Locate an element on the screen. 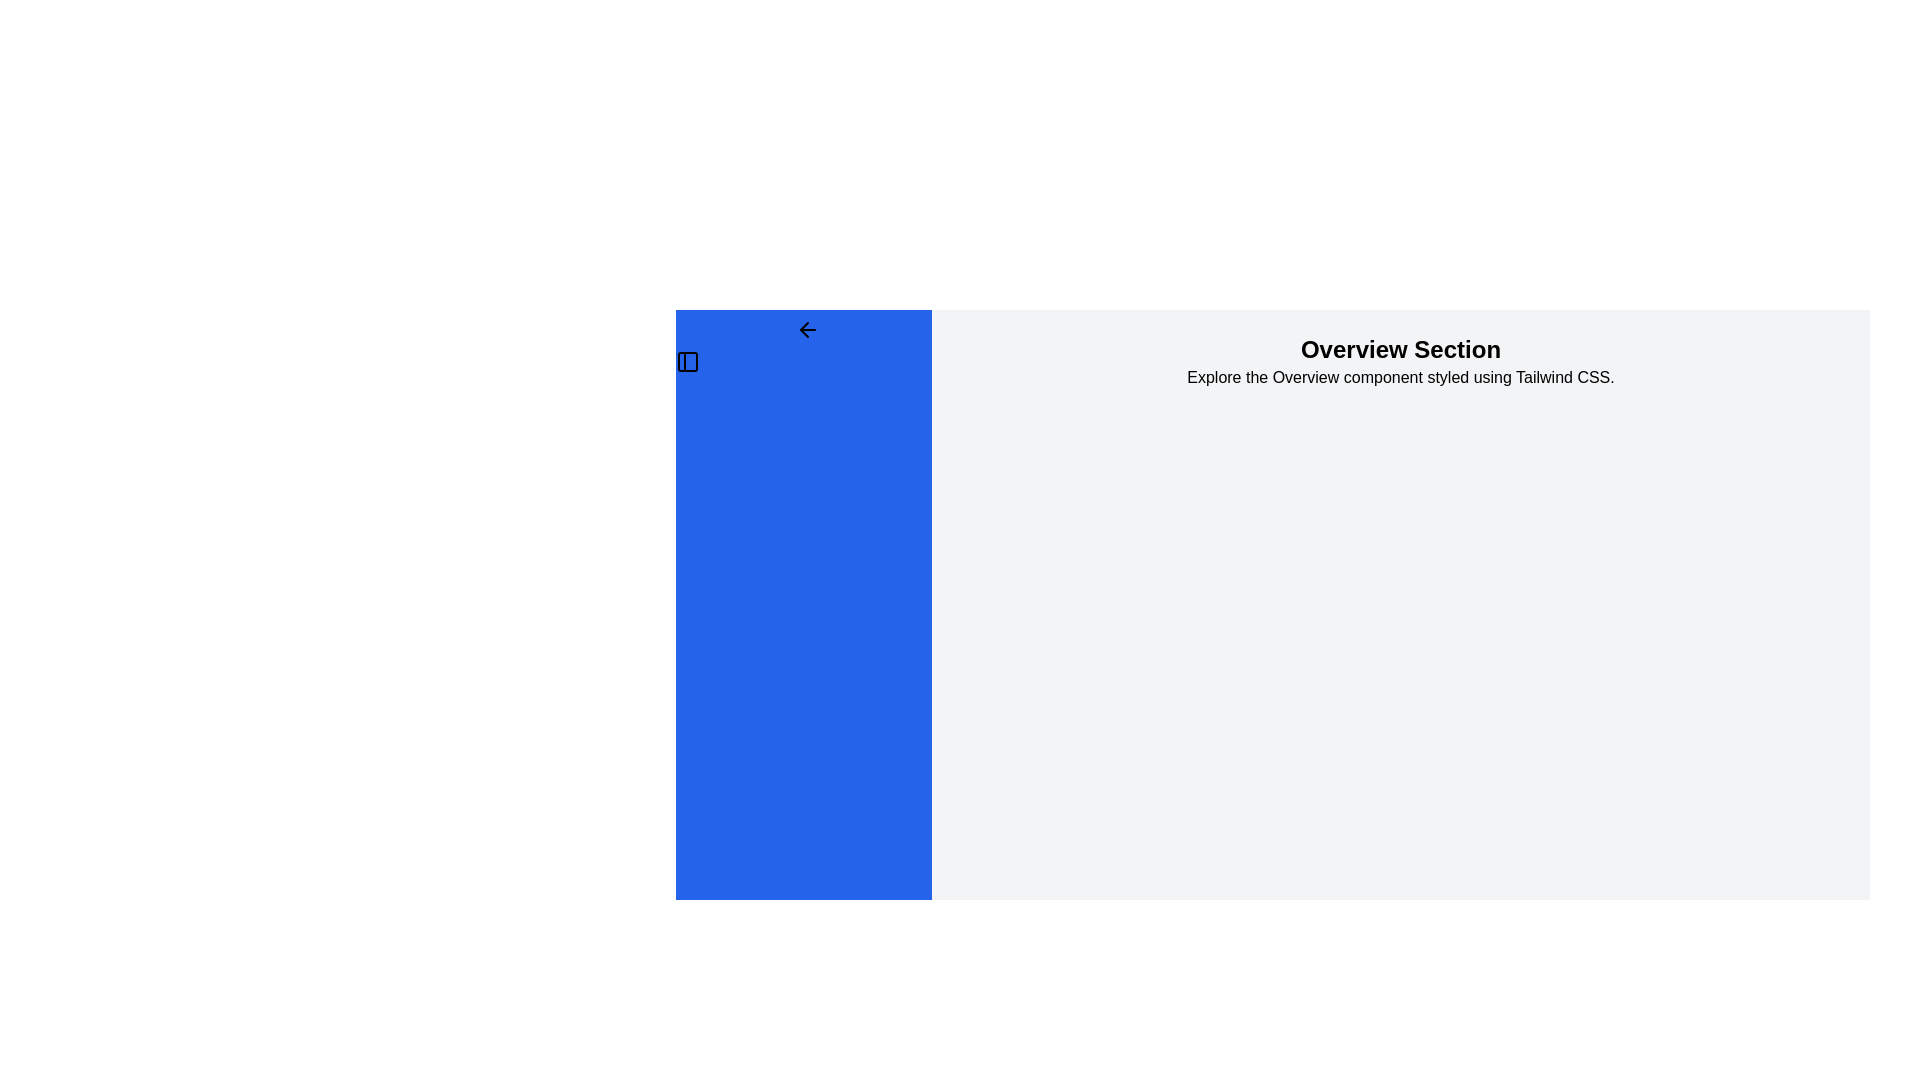 Image resolution: width=1920 pixels, height=1080 pixels. the sidebar toggle button to toggle the sidebar visibility is located at coordinates (804, 329).